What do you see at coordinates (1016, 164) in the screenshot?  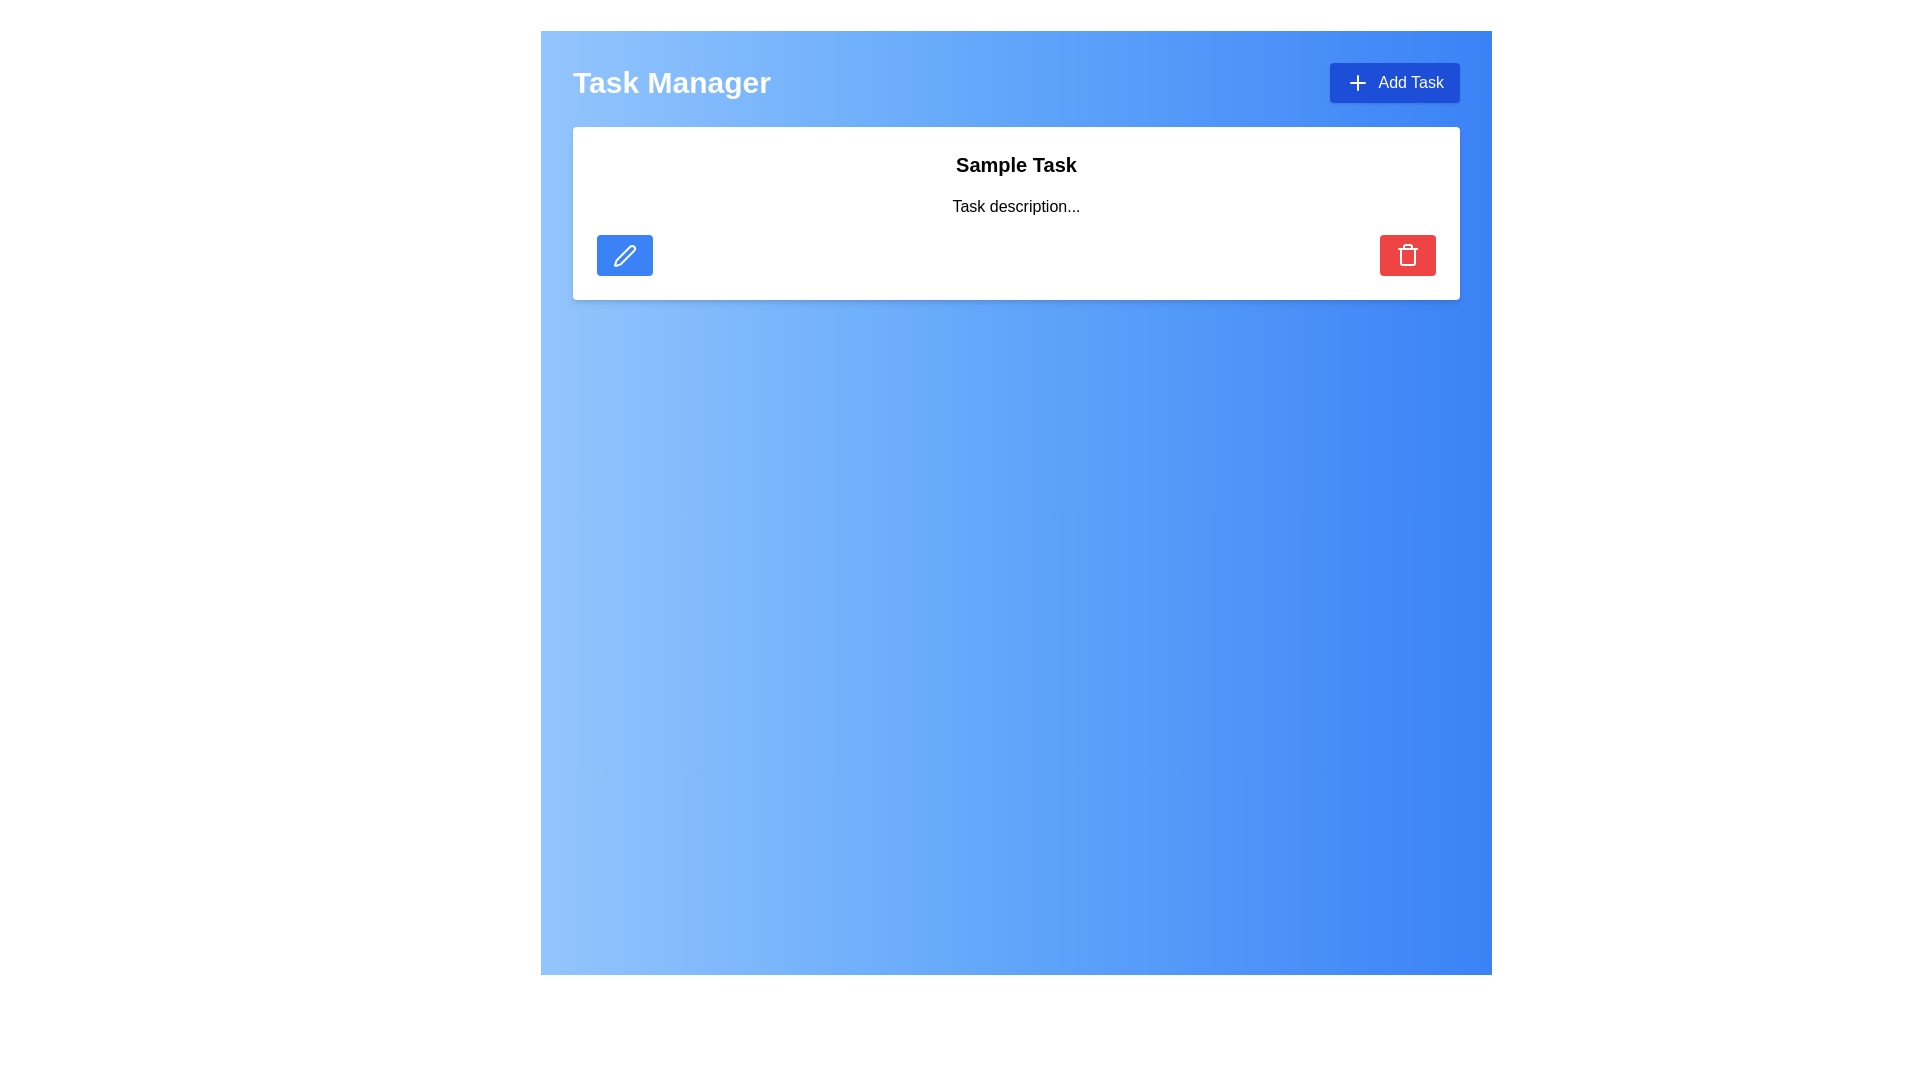 I see `the text label displaying 'Sample Task', which is styled with bold and large font and is positioned at the top of a white rounded card` at bounding box center [1016, 164].